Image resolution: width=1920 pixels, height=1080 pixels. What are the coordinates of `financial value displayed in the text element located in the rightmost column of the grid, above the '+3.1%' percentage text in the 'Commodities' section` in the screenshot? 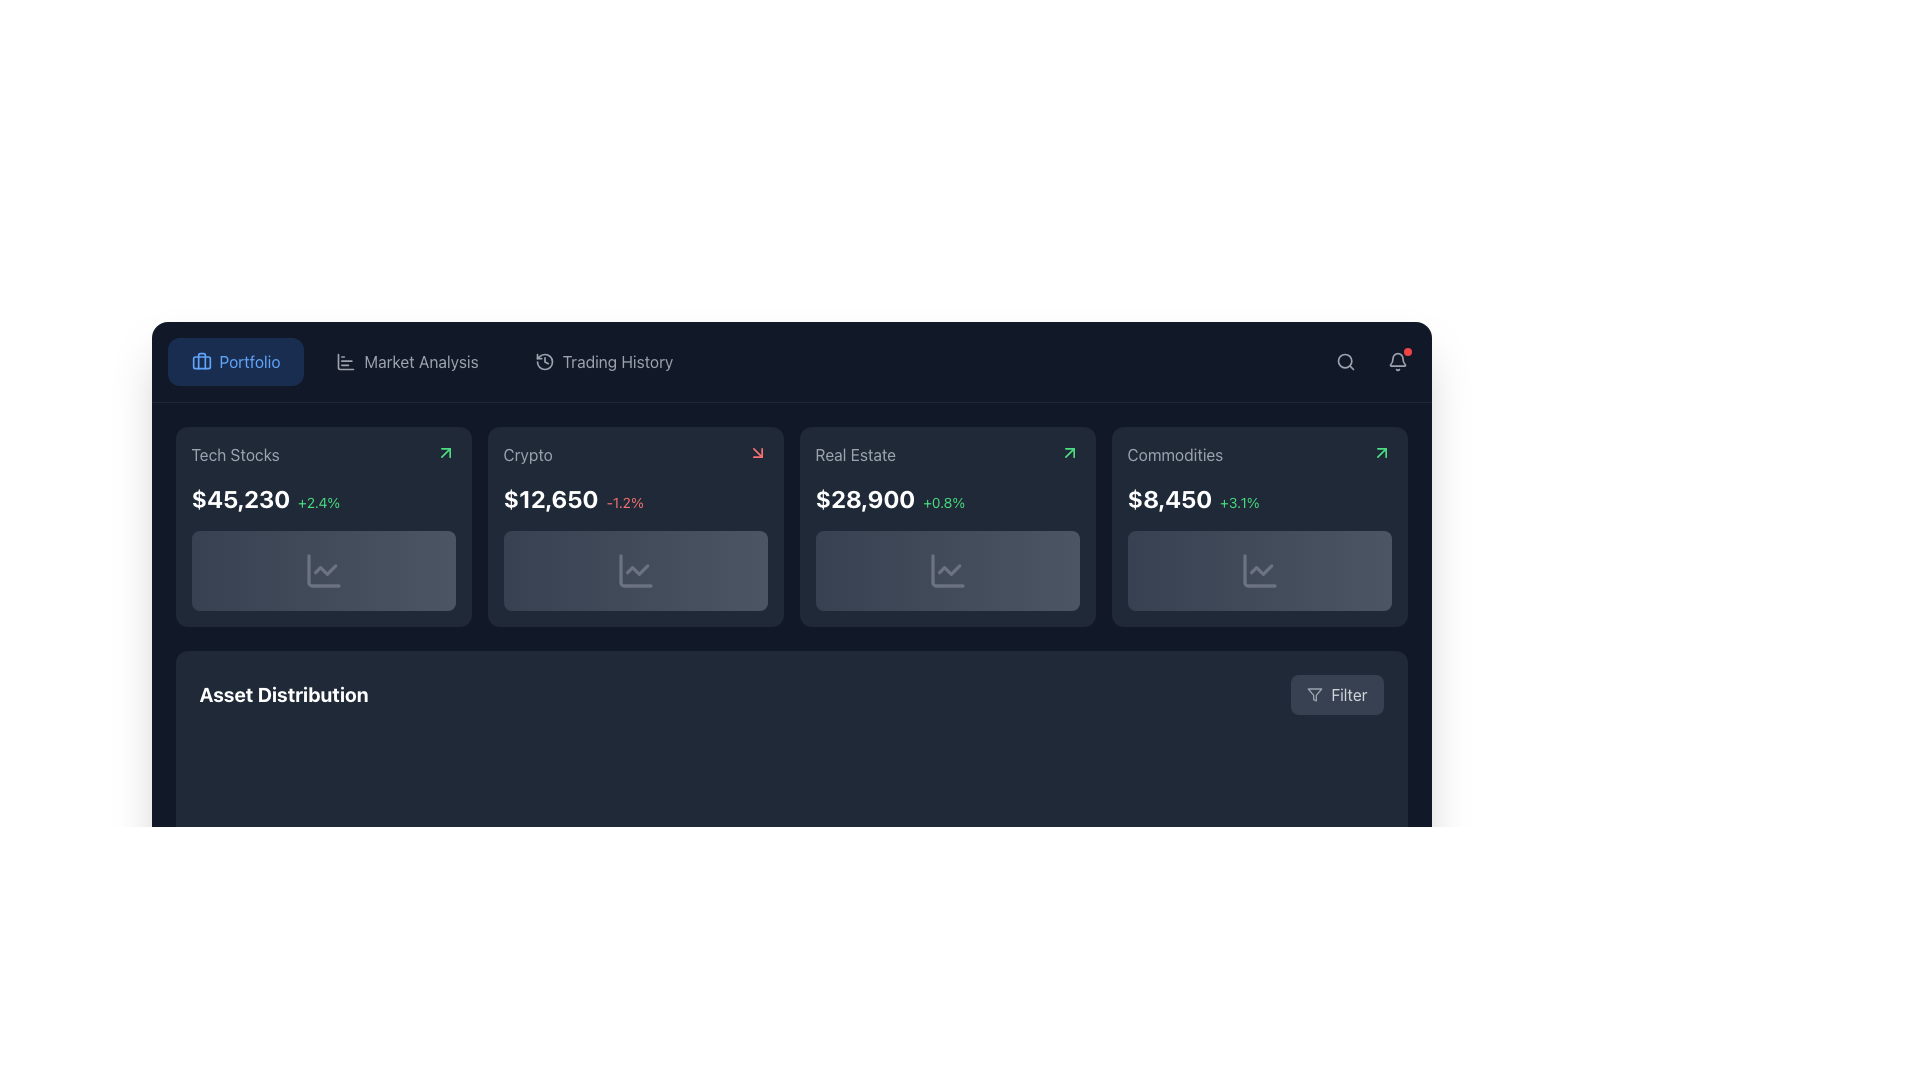 It's located at (1169, 497).